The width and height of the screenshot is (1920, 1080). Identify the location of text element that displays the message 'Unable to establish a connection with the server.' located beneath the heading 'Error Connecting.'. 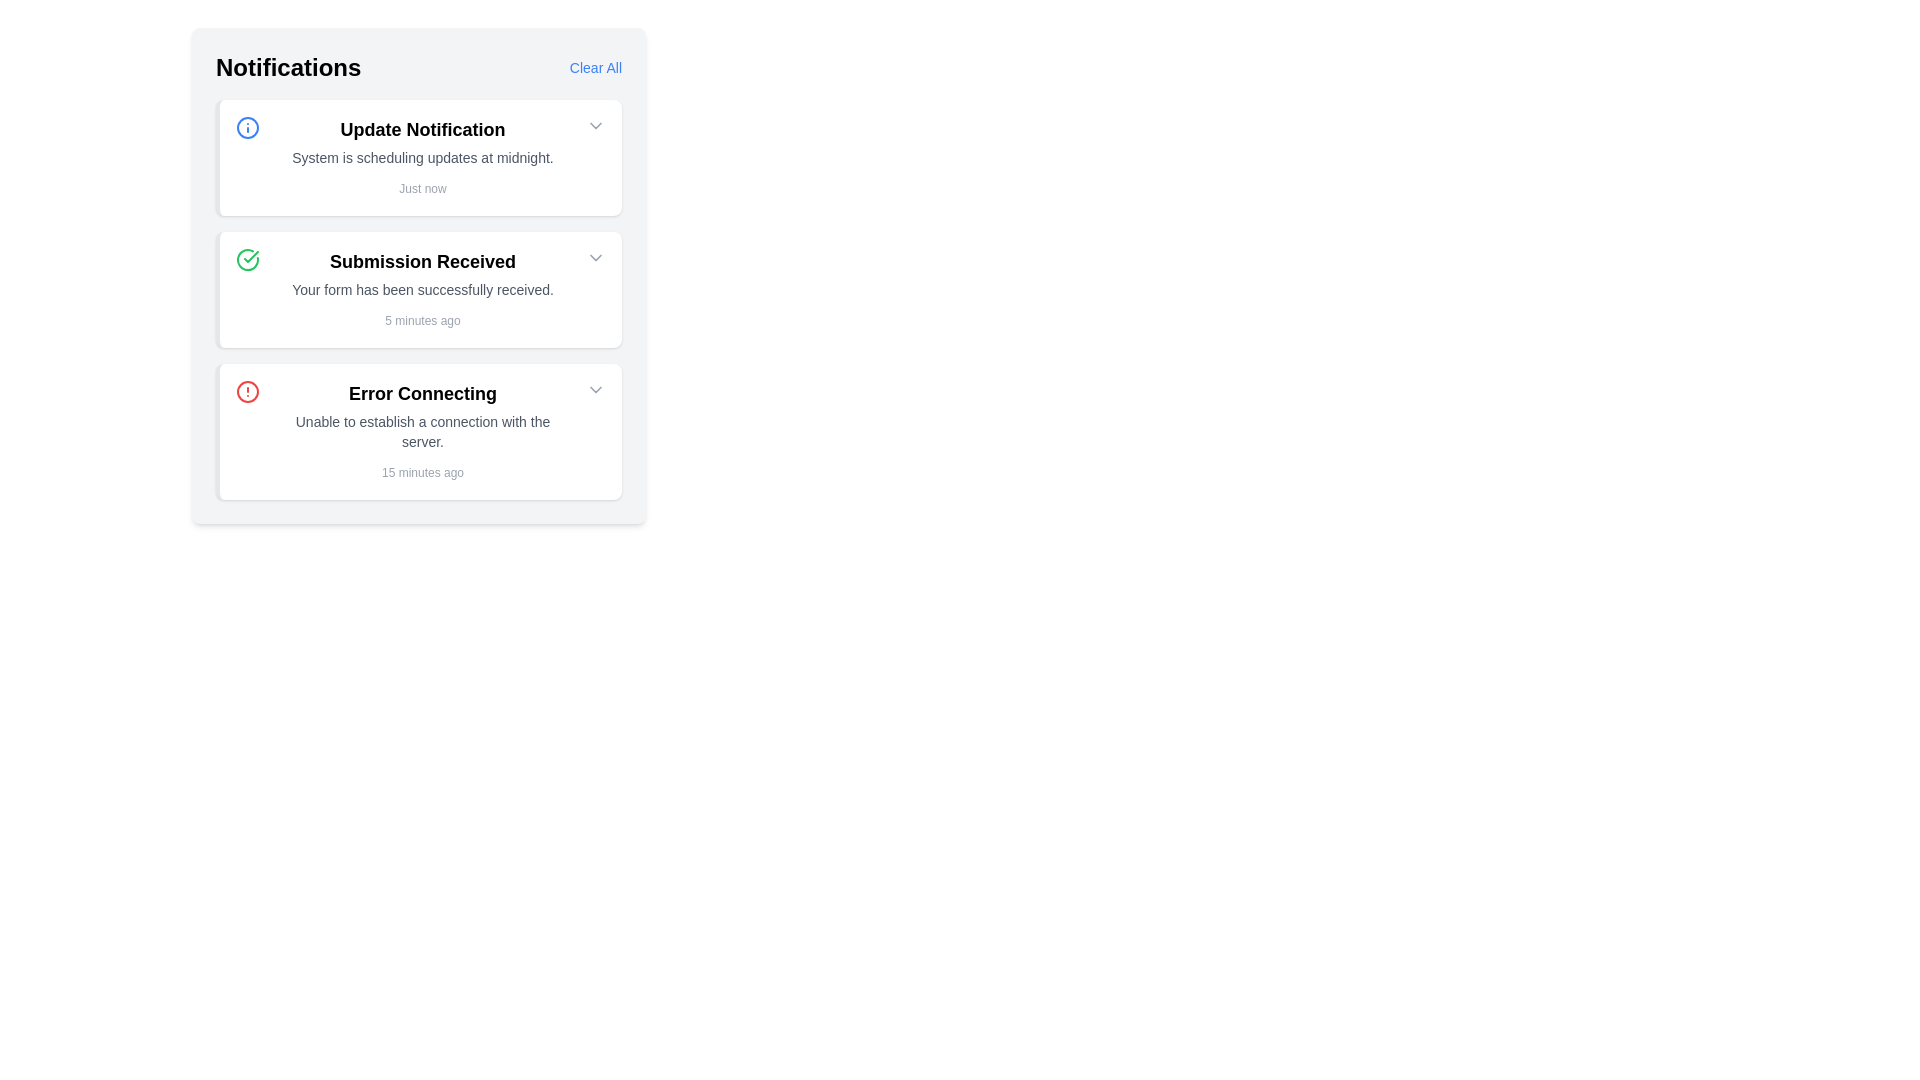
(421, 431).